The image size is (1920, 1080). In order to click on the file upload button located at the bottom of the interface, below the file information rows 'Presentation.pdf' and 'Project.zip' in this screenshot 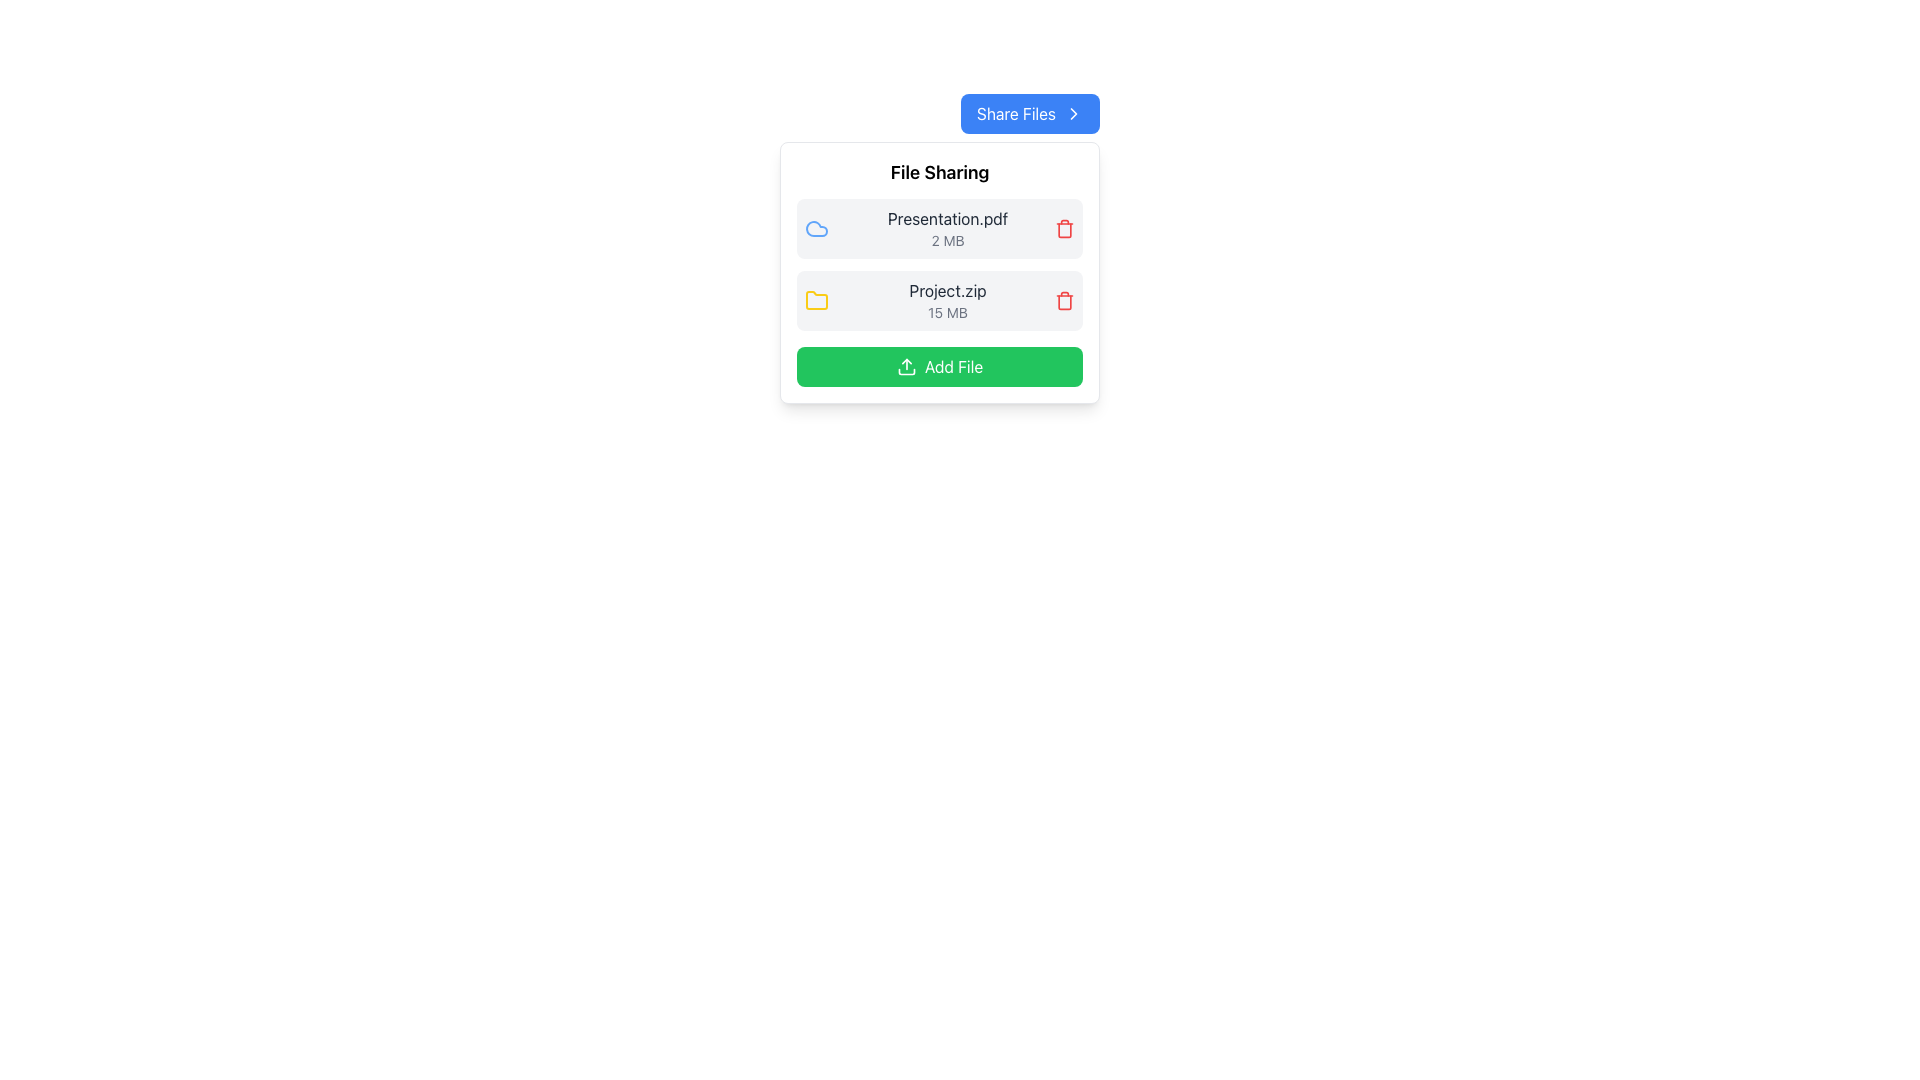, I will do `click(939, 366)`.